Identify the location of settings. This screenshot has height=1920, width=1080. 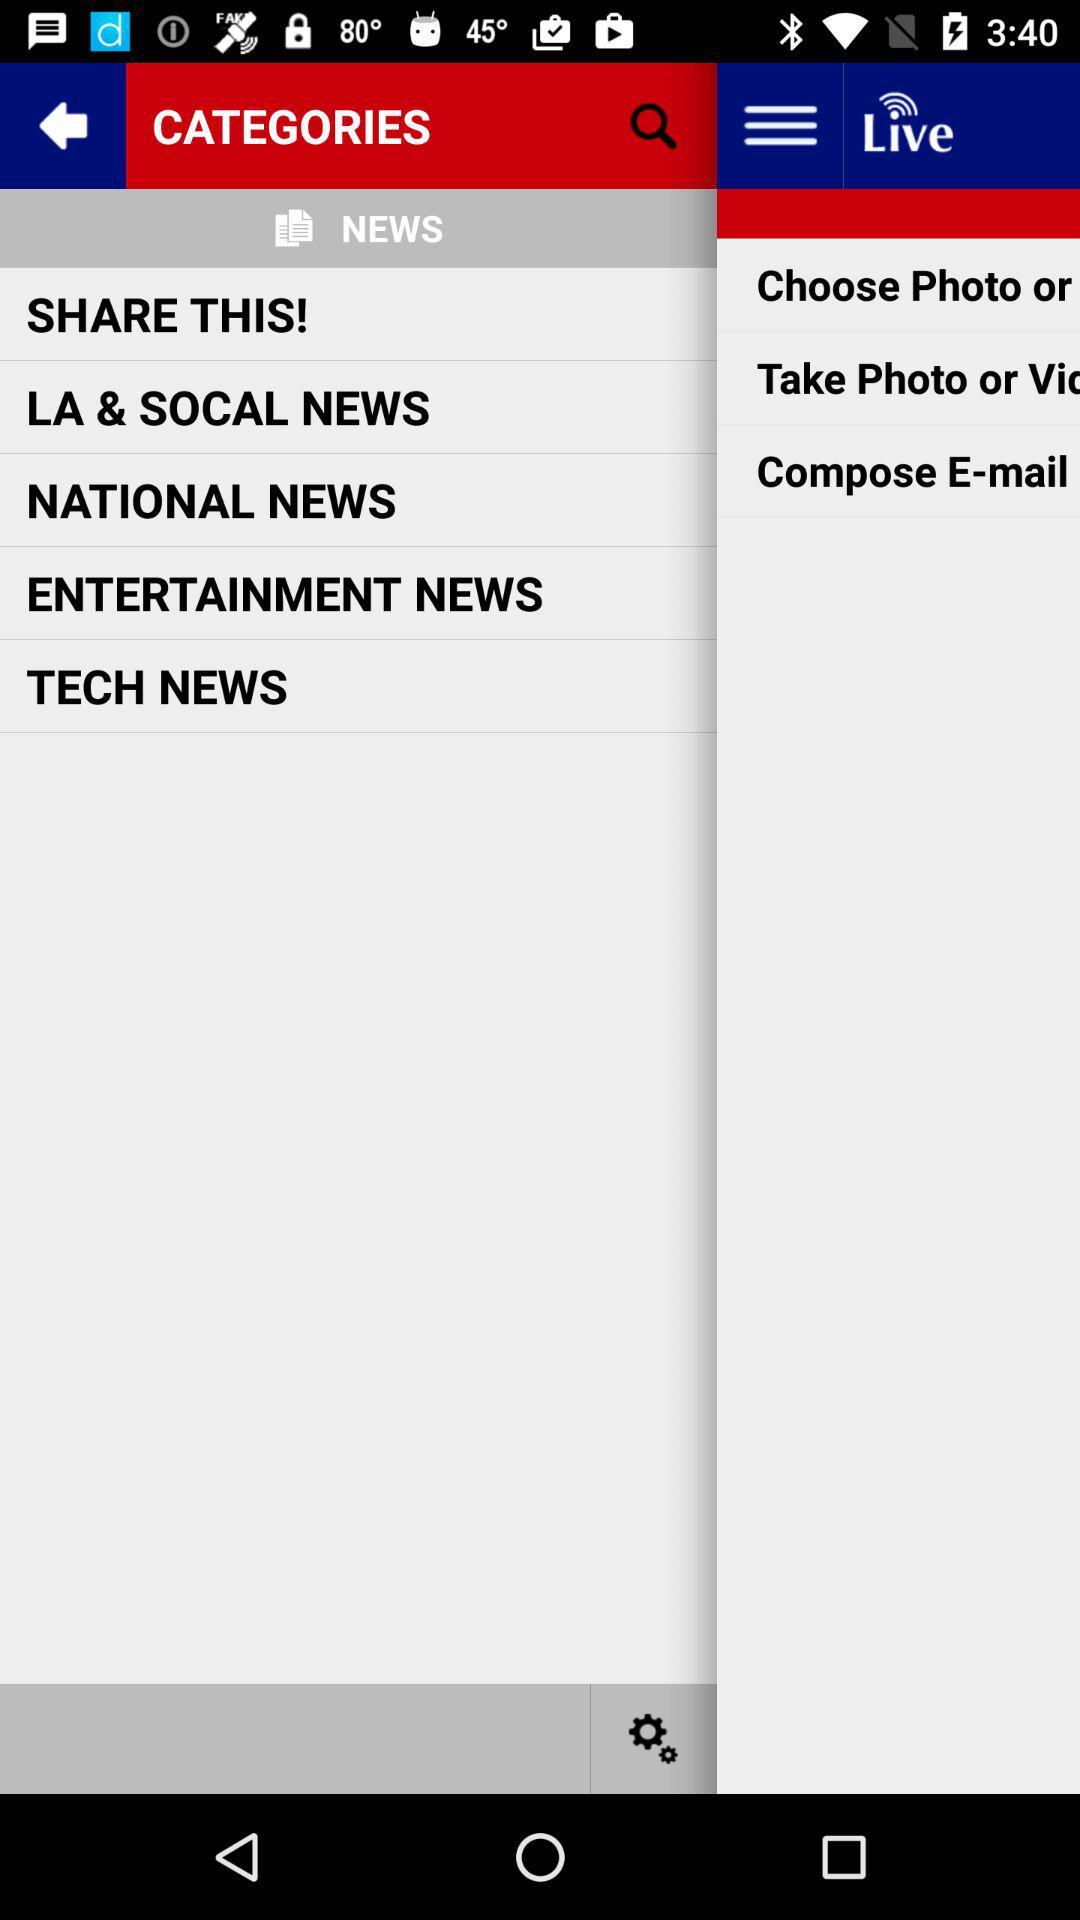
(654, 1737).